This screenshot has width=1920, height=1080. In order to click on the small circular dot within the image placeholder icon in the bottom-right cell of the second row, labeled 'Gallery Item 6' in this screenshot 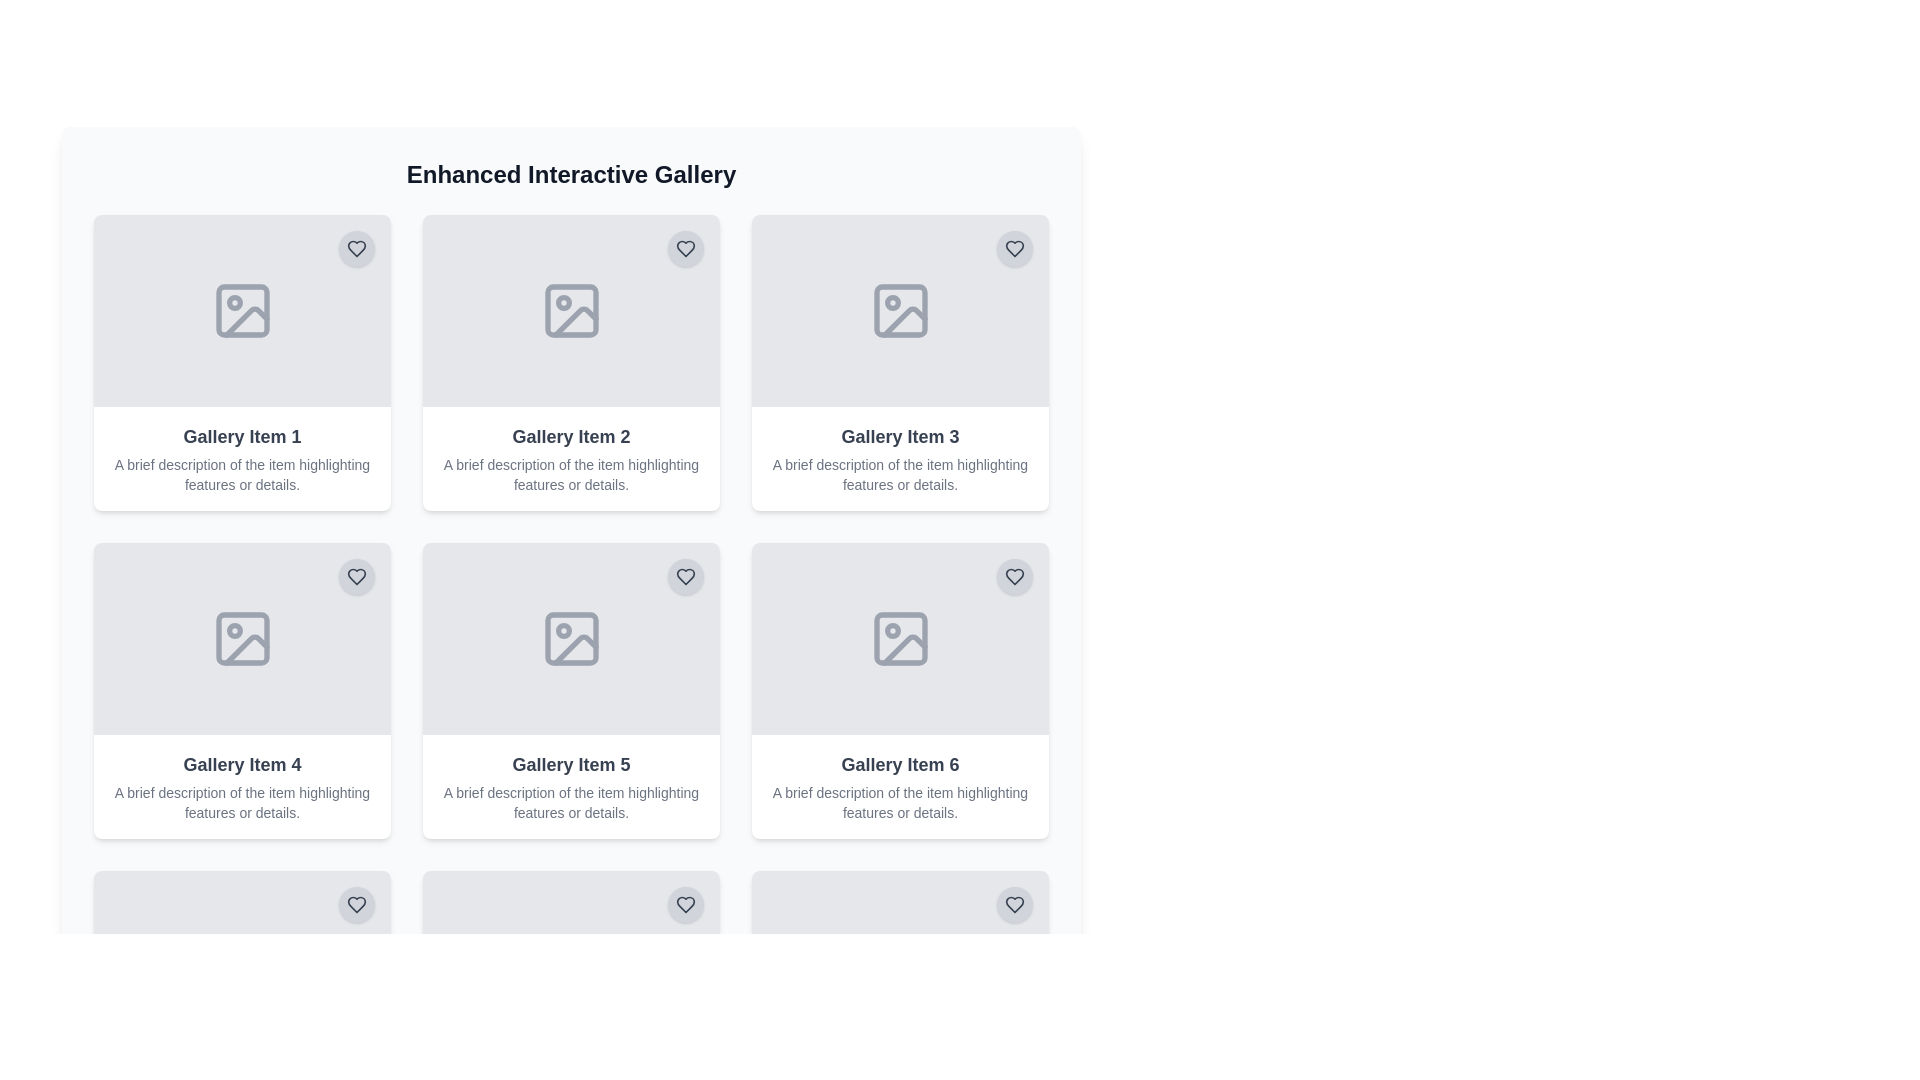, I will do `click(891, 631)`.